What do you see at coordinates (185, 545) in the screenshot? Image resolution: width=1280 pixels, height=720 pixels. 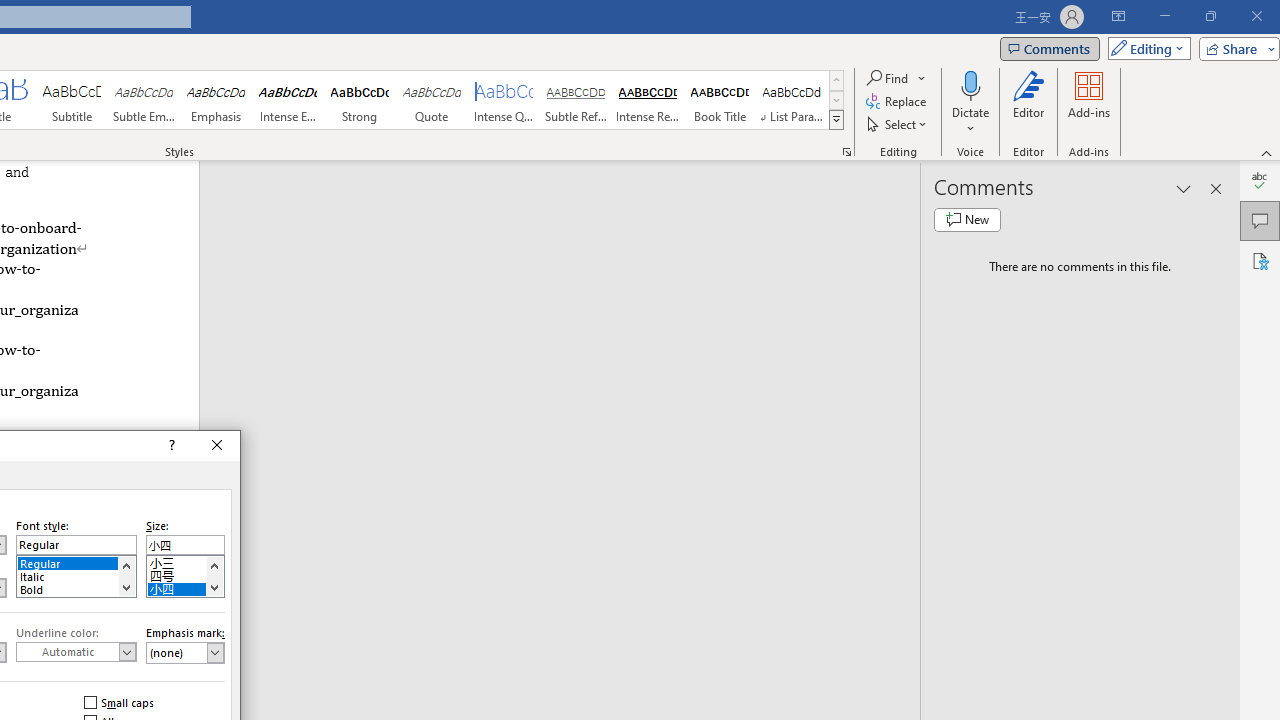 I see `'RichEdit Control'` at bounding box center [185, 545].